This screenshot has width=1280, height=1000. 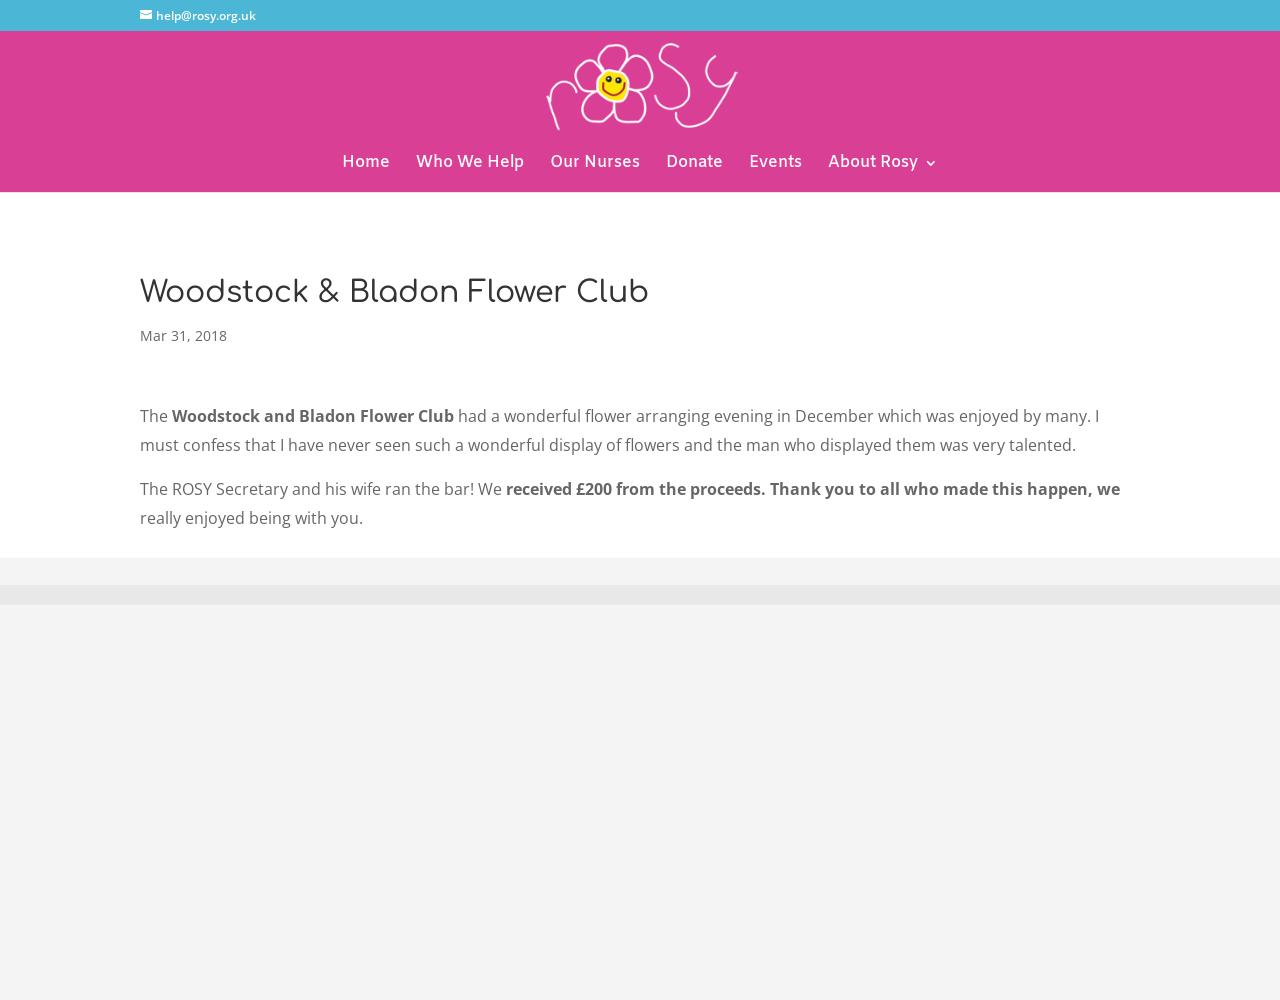 I want to click on 'About Rosy', so click(x=872, y=162).